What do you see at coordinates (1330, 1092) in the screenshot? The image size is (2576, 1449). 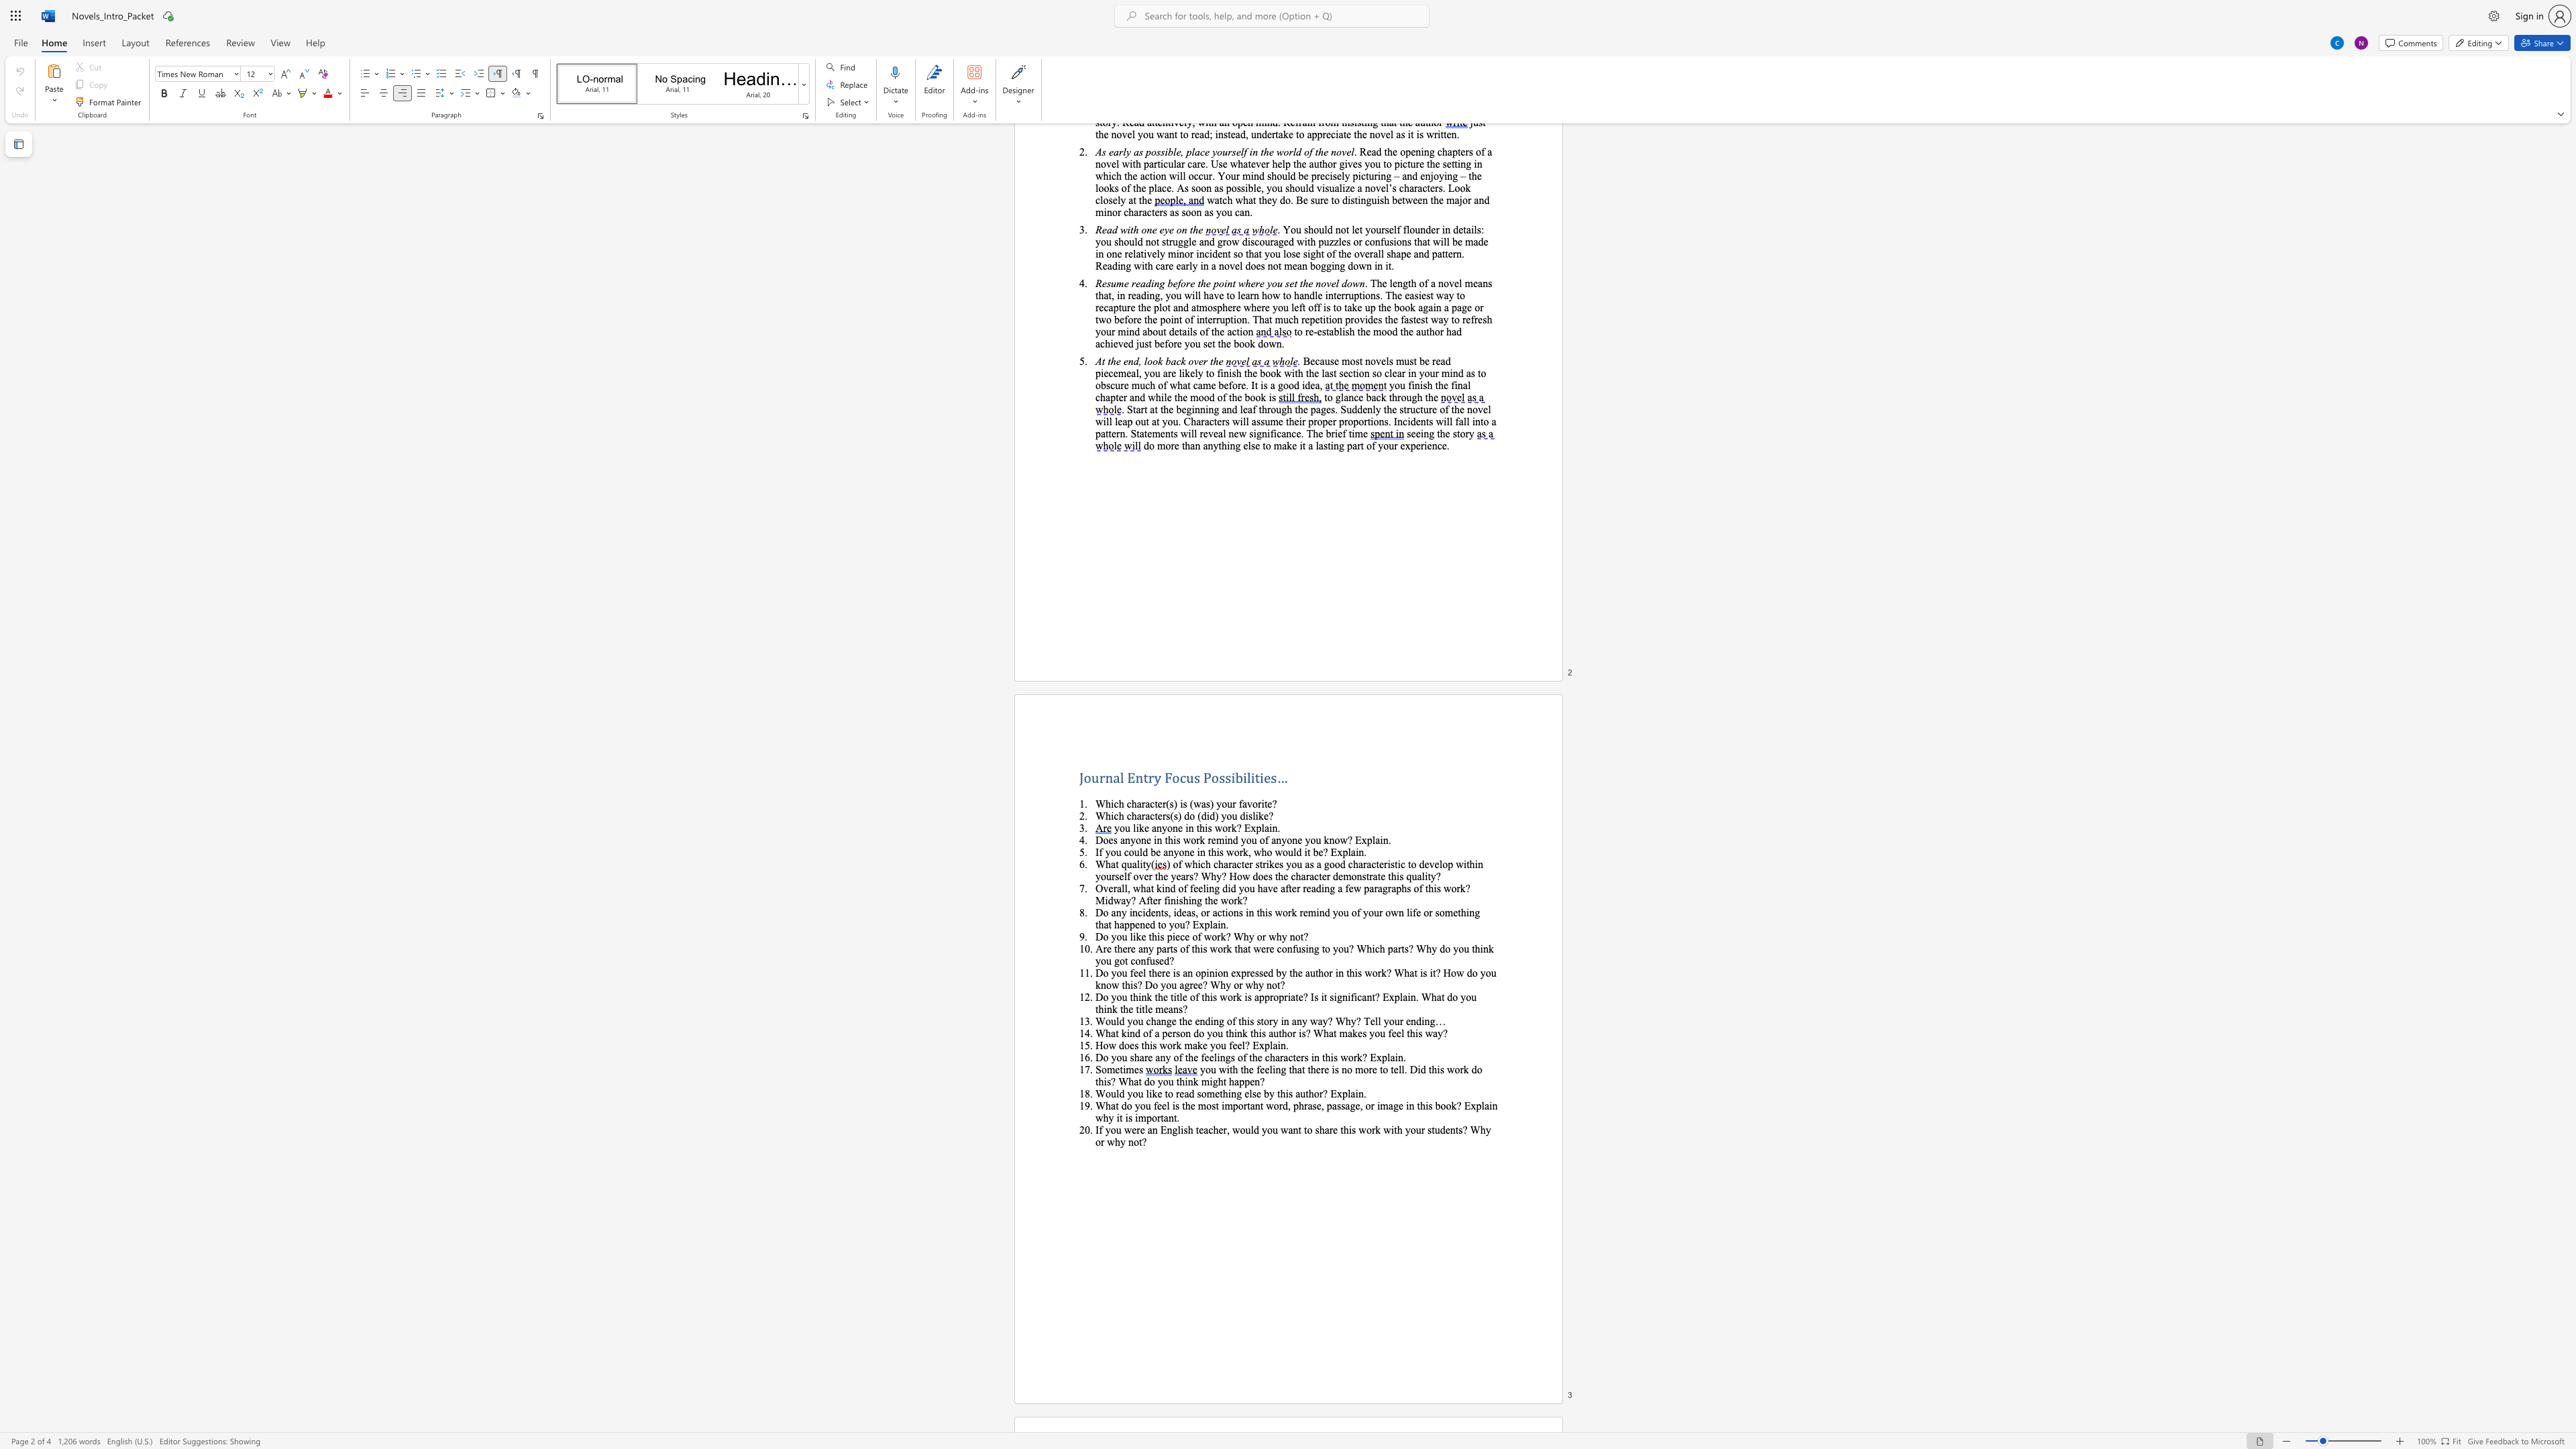 I see `the subset text "Ex" within the text "Would you like to read something else by this author? Explain."` at bounding box center [1330, 1092].